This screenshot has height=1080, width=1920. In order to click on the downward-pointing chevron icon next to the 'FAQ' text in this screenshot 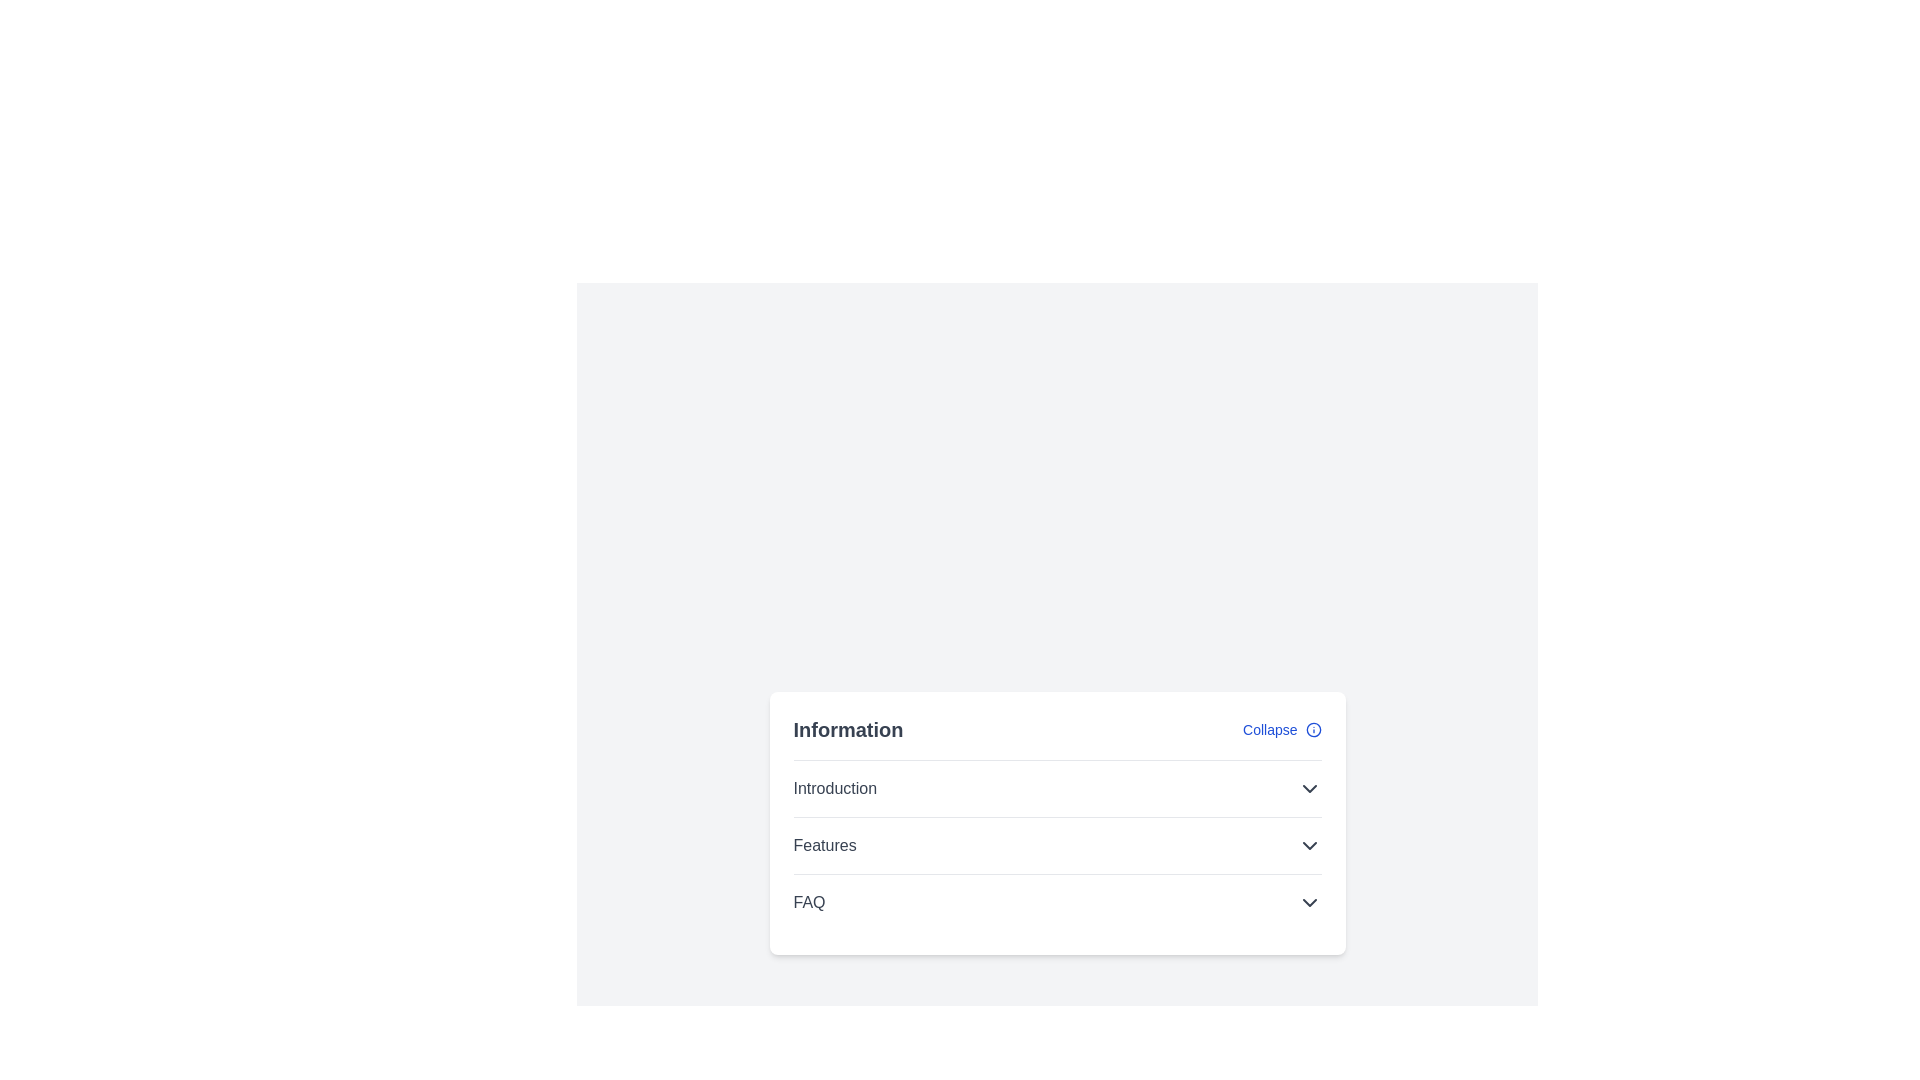, I will do `click(1309, 902)`.